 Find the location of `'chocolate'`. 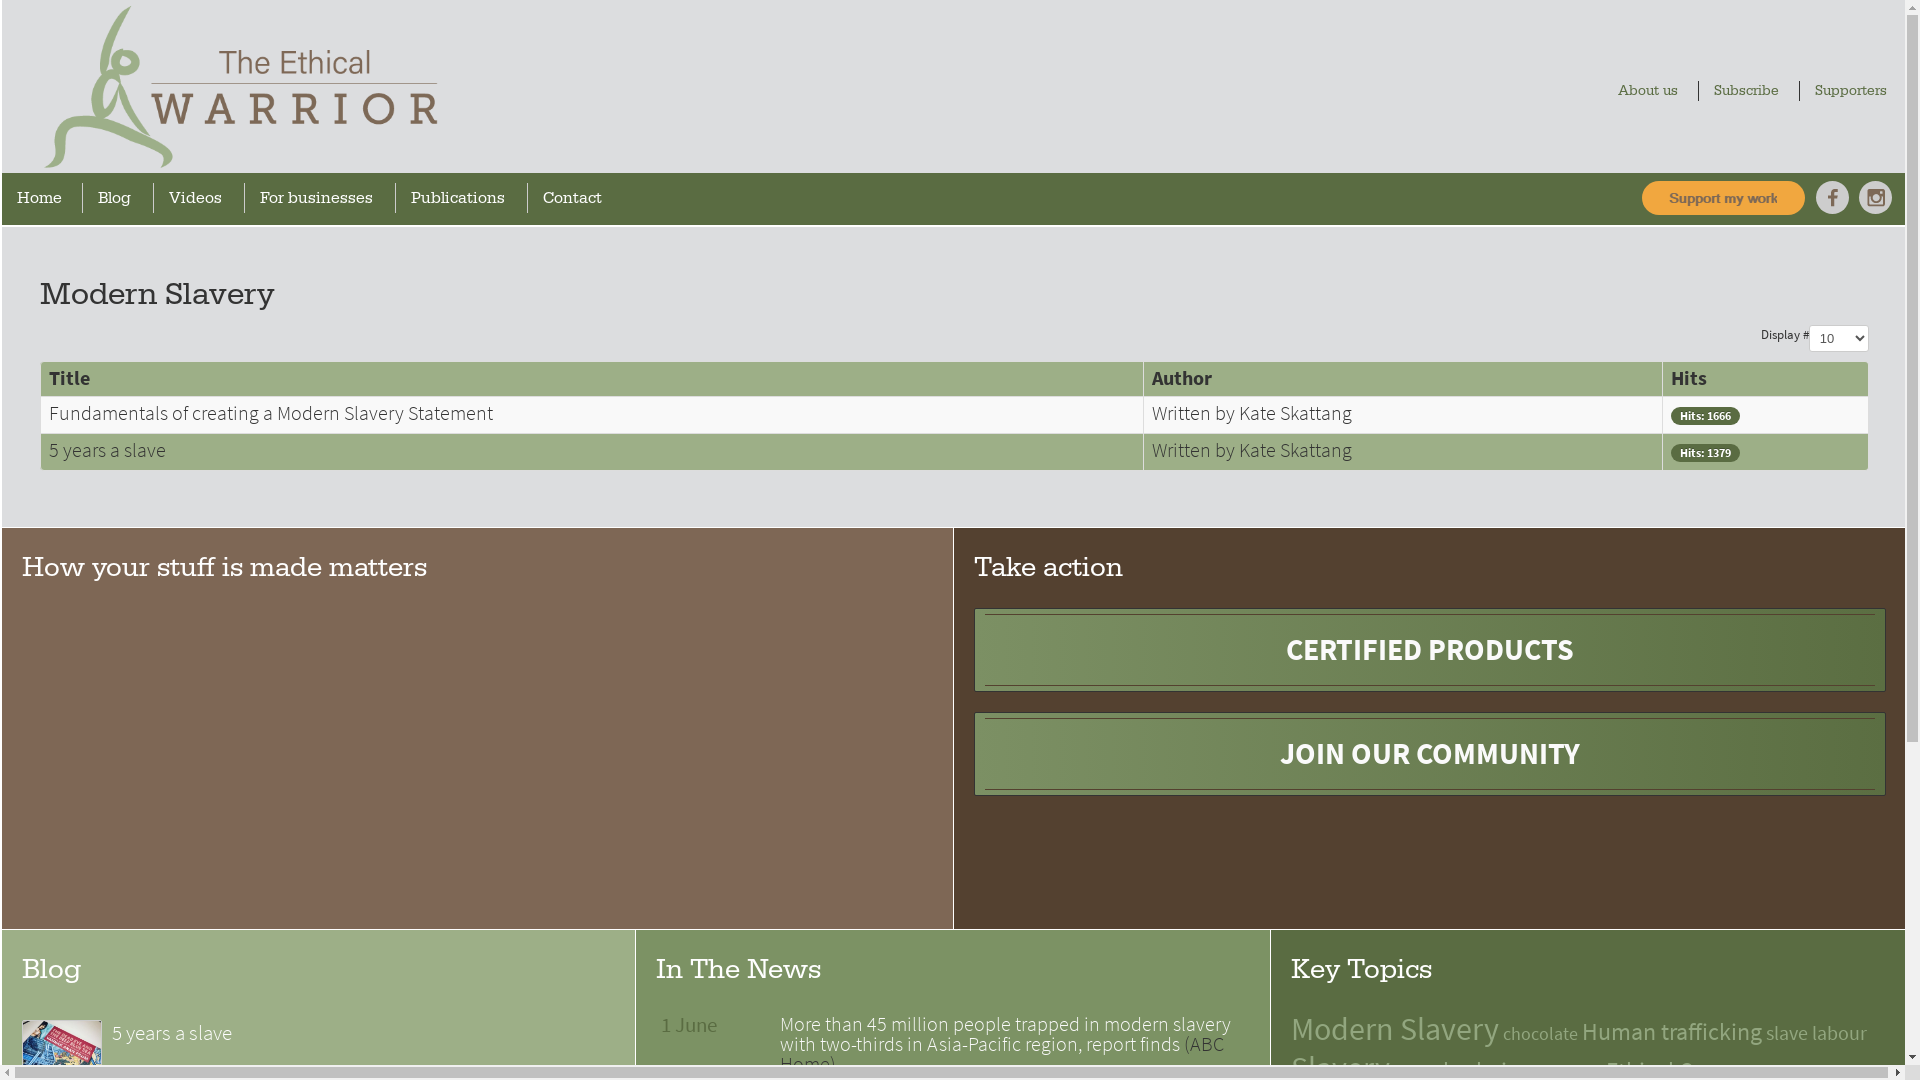

'chocolate' is located at coordinates (1539, 1033).